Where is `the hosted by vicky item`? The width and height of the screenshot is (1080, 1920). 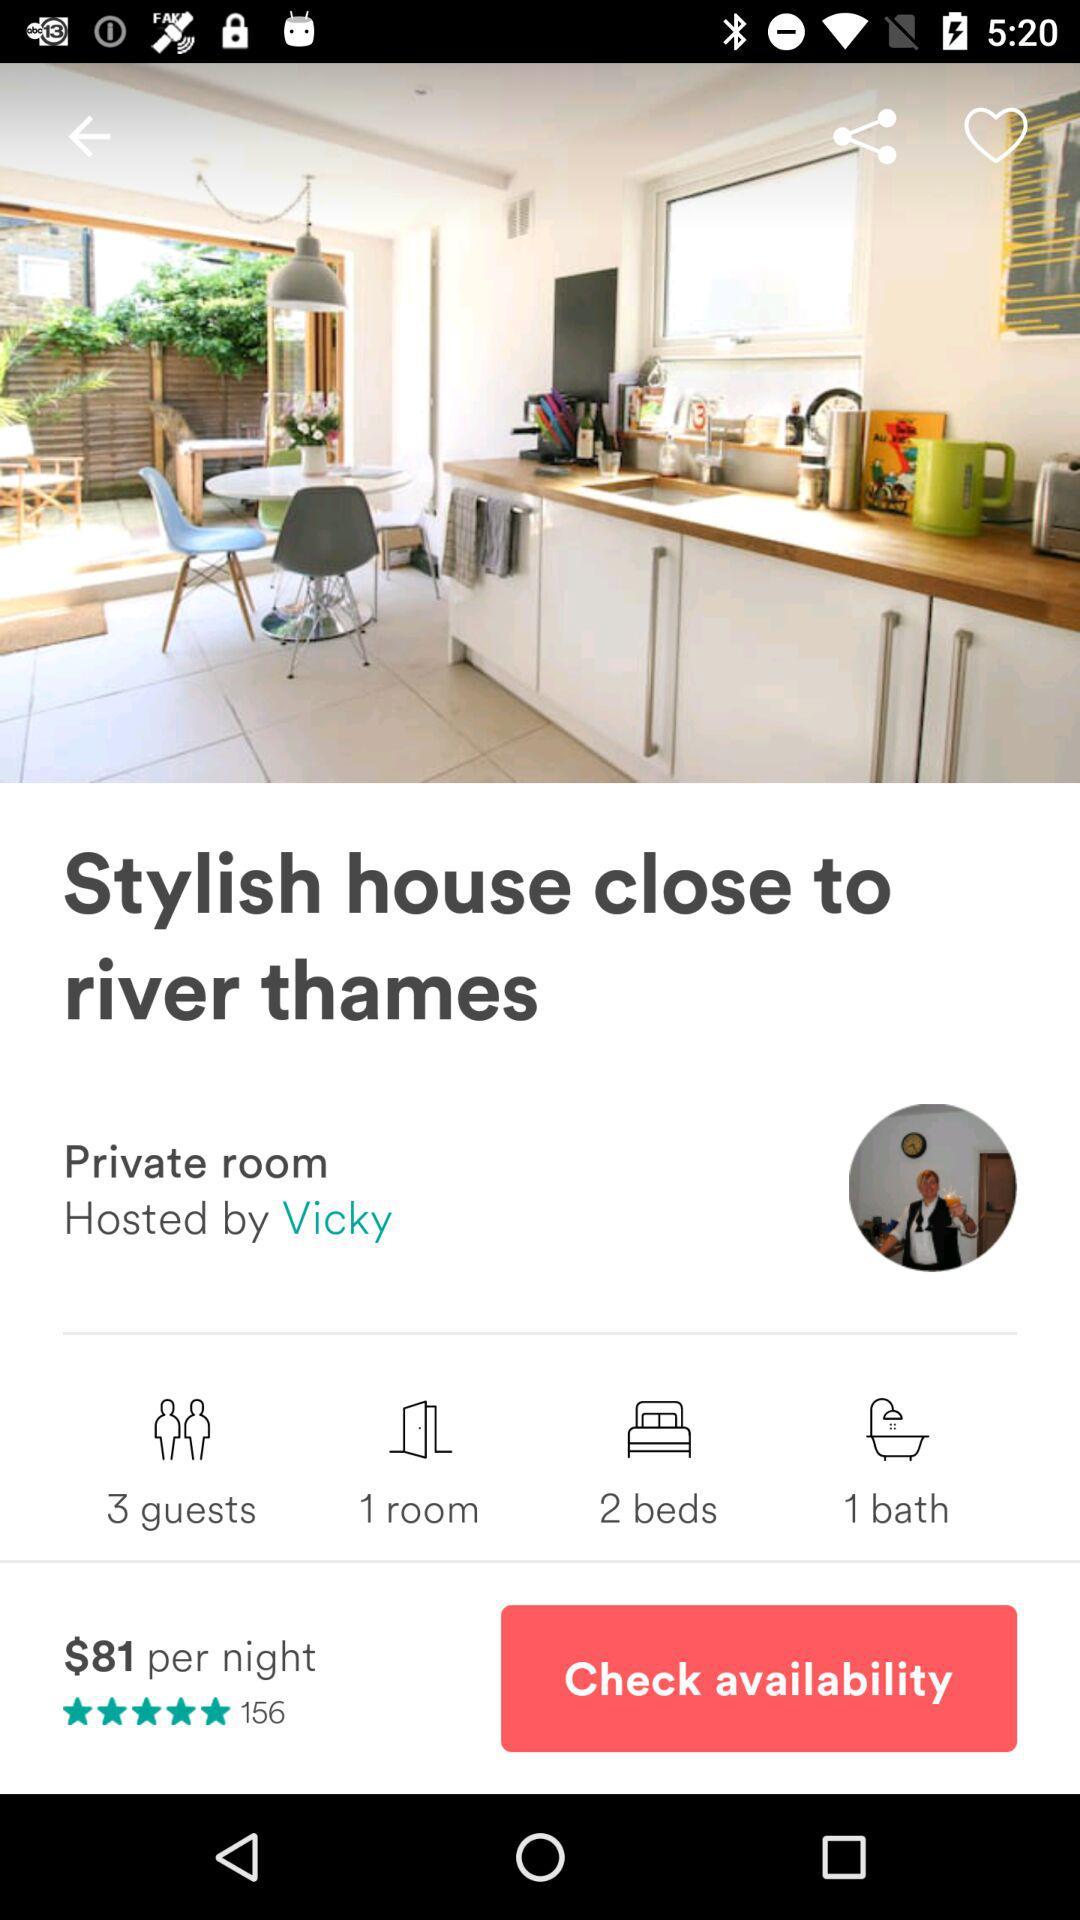 the hosted by vicky item is located at coordinates (226, 1215).